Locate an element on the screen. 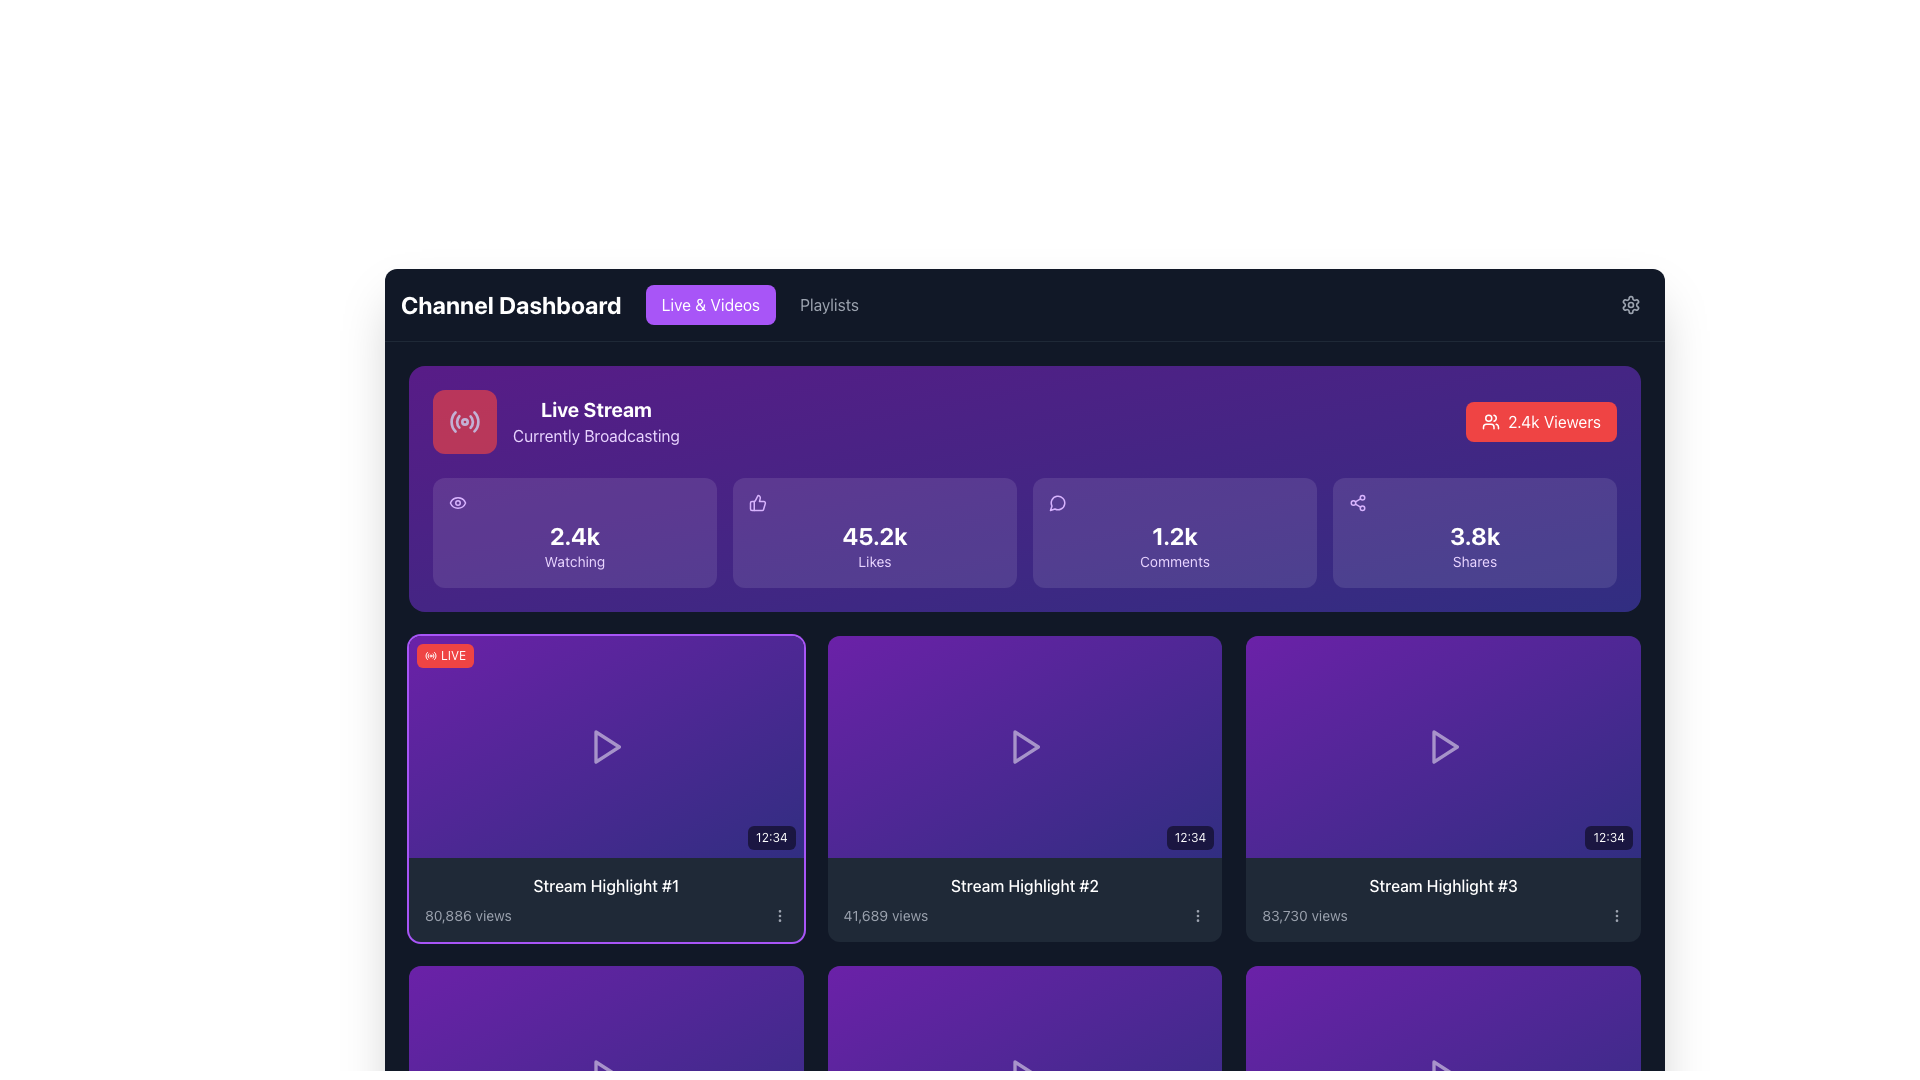 The height and width of the screenshot is (1080, 1920). the Text Display indicating the share count, which is located in the top right section of the dashboard, above the word 'Shares' and next to the sharing icon is located at coordinates (1474, 535).